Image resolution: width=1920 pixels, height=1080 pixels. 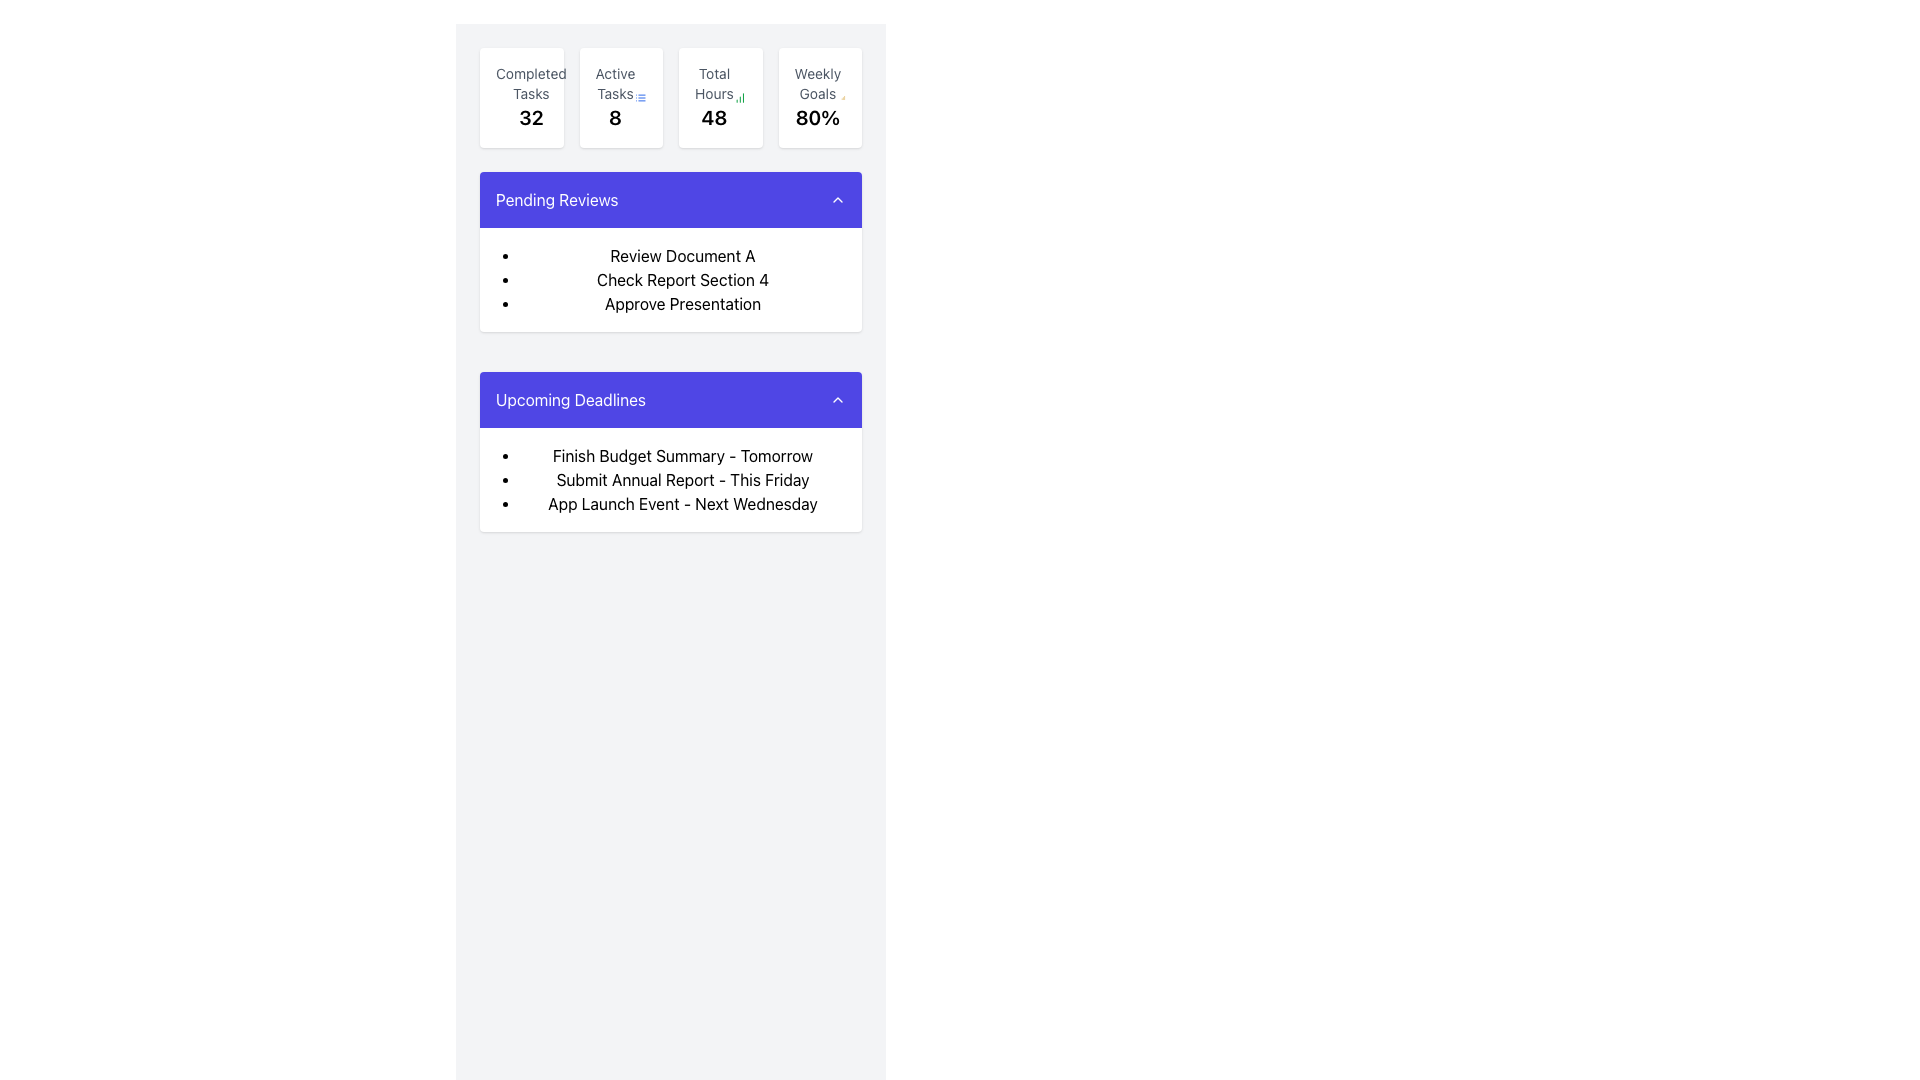 I want to click on the informational text element in the 'Pending Reviews' section, which is the second item in the vertical list of three, located between 'Review Document A' and 'Approve Presentation', so click(x=682, y=280).